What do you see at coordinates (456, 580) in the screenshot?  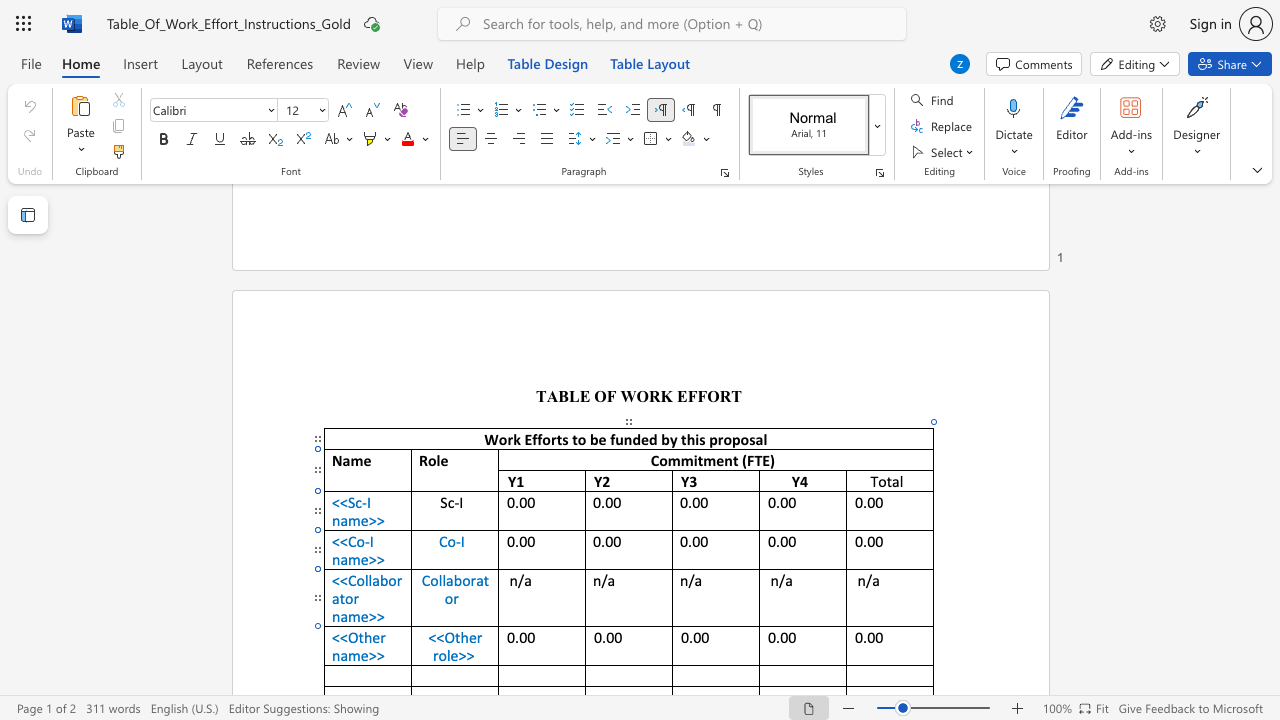 I see `the 1th character "b" in the text` at bounding box center [456, 580].